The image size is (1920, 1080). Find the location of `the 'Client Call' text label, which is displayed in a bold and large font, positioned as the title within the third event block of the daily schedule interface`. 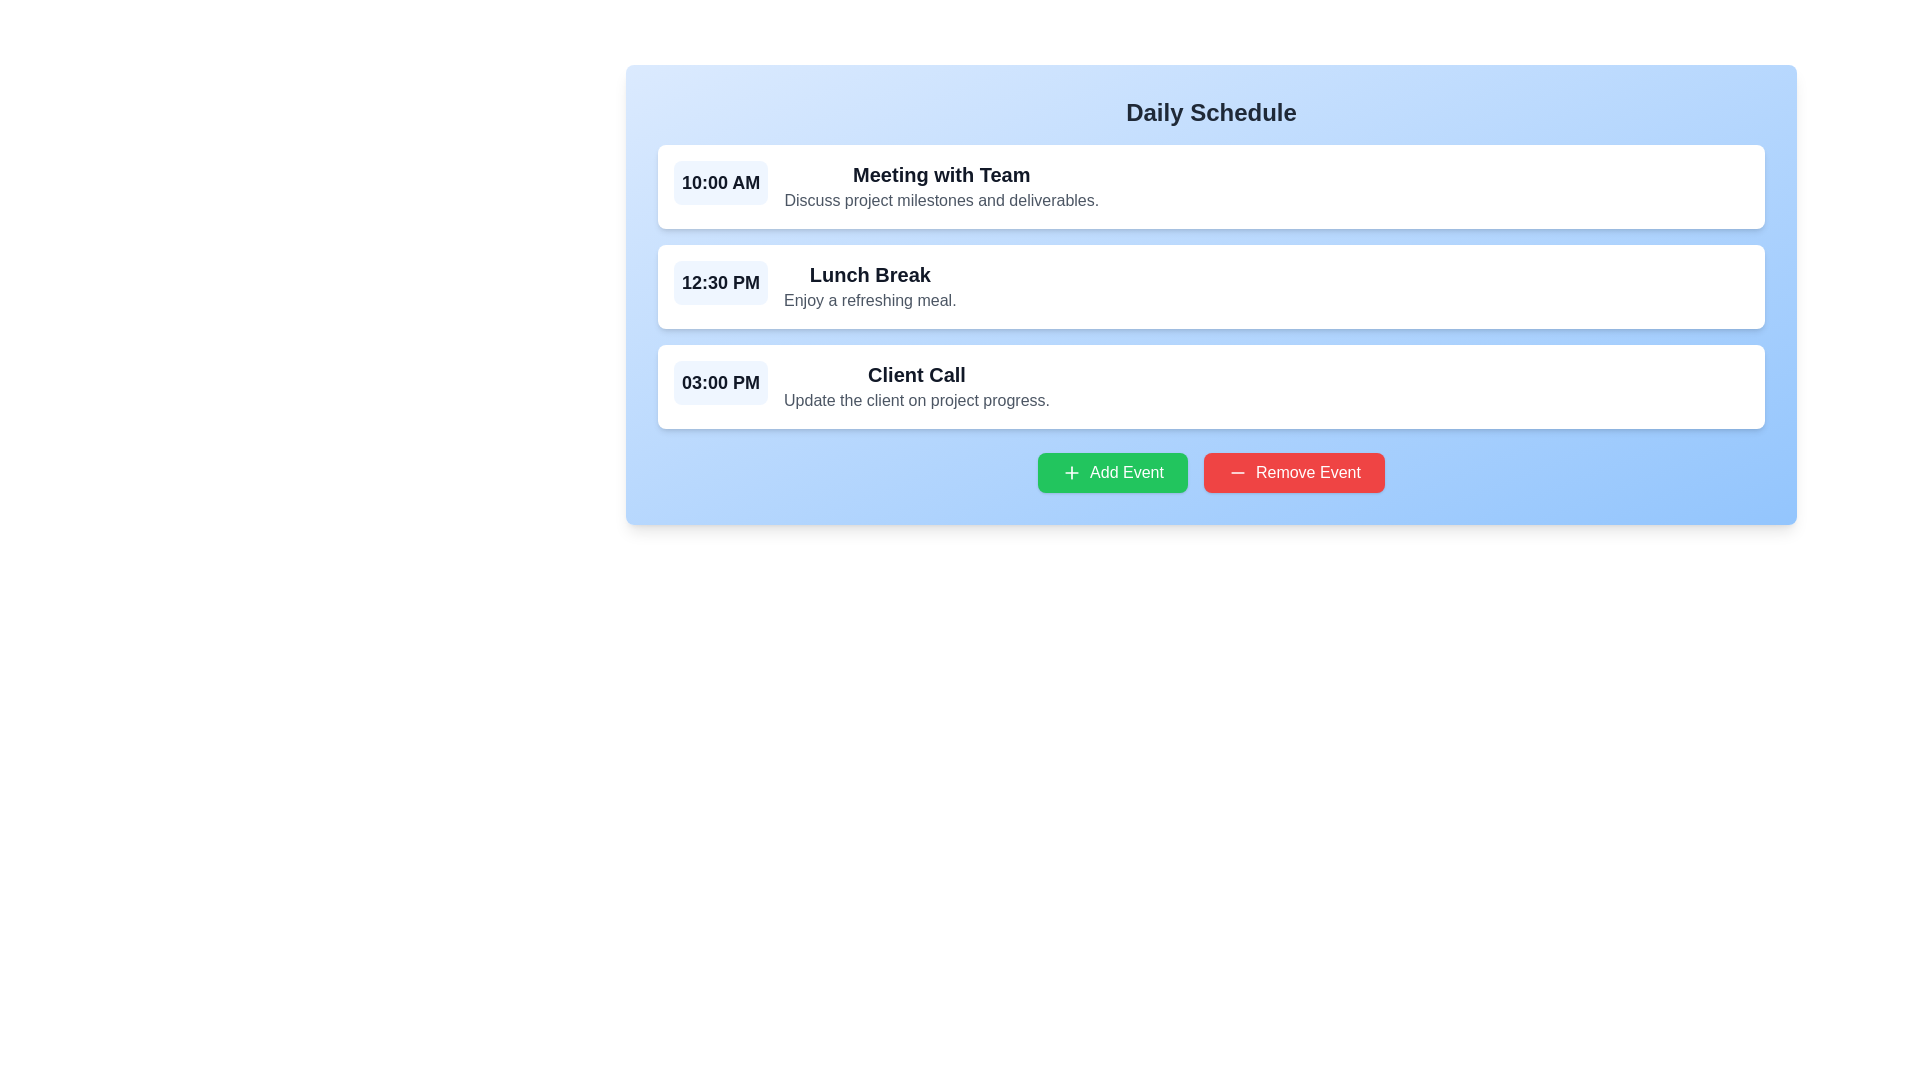

the 'Client Call' text label, which is displayed in a bold and large font, positioned as the title within the third event block of the daily schedule interface is located at coordinates (915, 374).